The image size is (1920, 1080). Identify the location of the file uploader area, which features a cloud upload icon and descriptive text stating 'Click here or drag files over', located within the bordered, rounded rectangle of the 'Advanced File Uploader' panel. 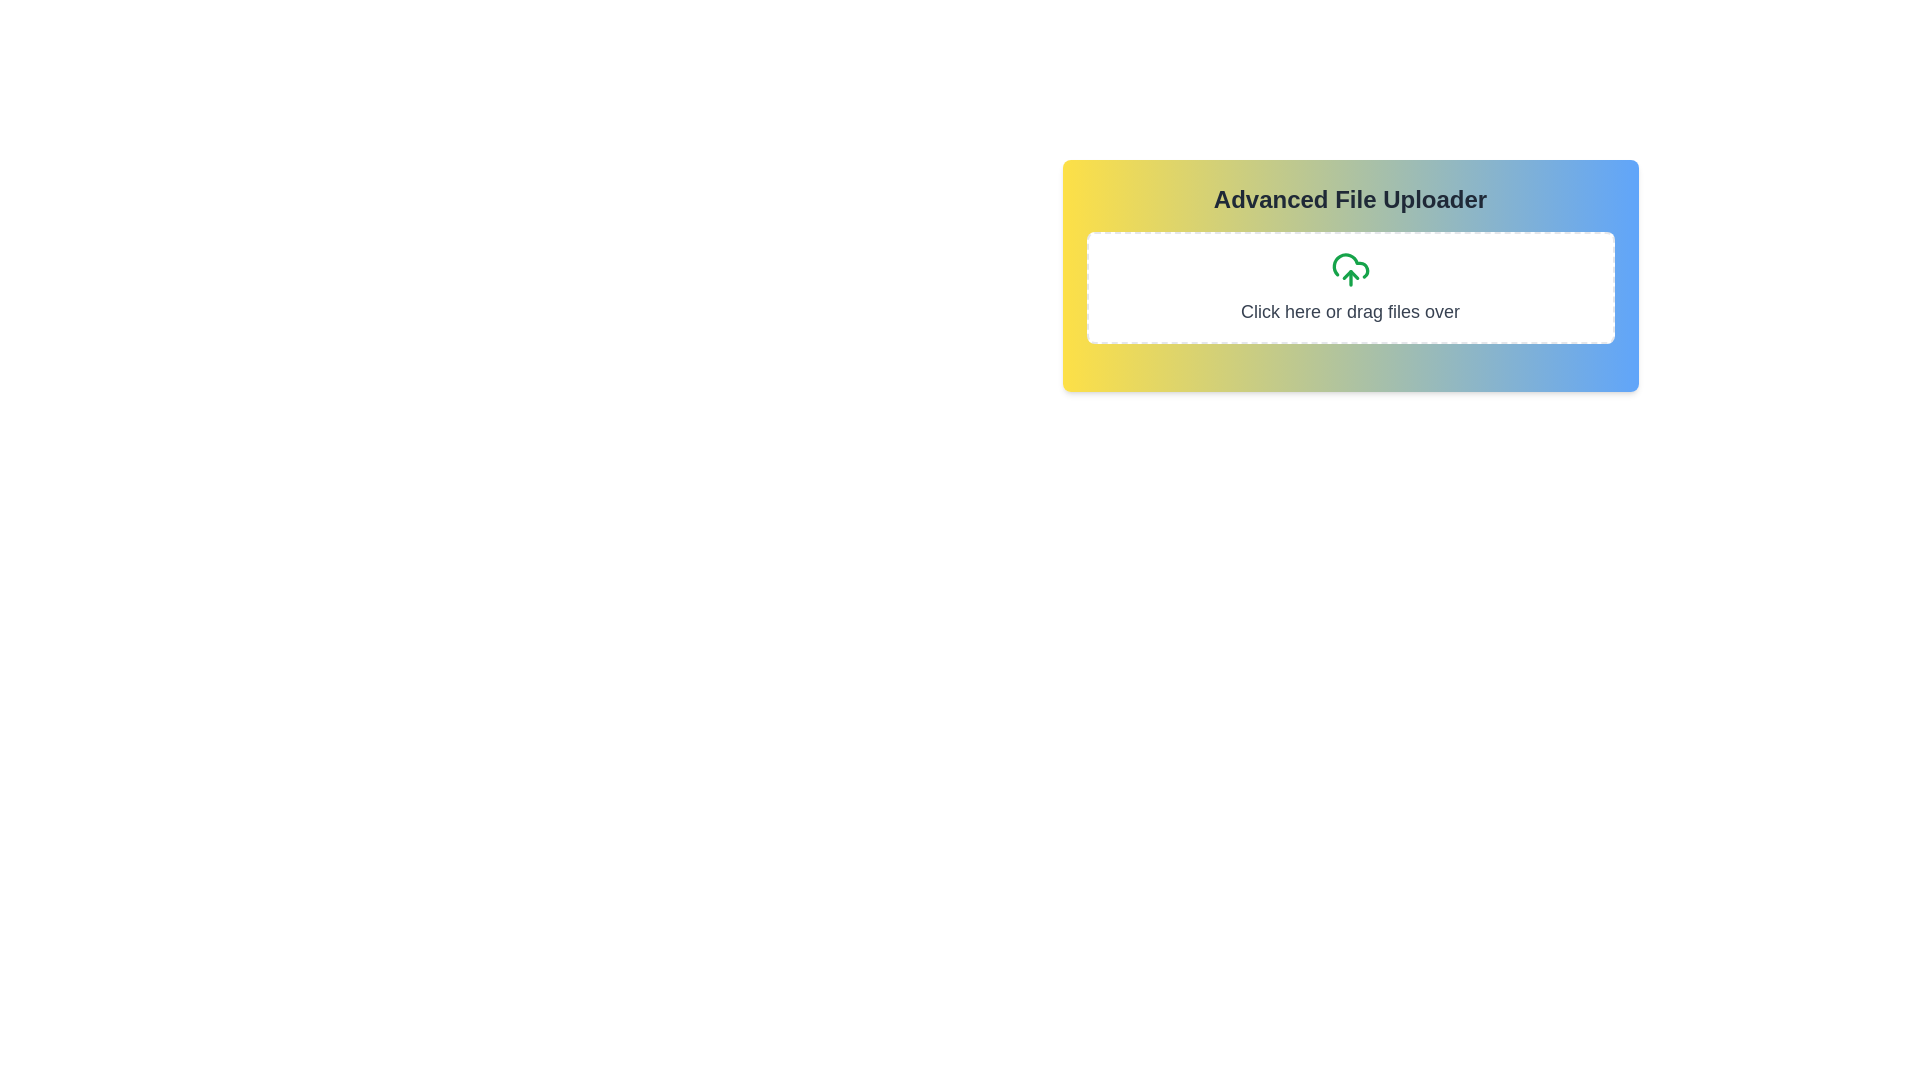
(1350, 288).